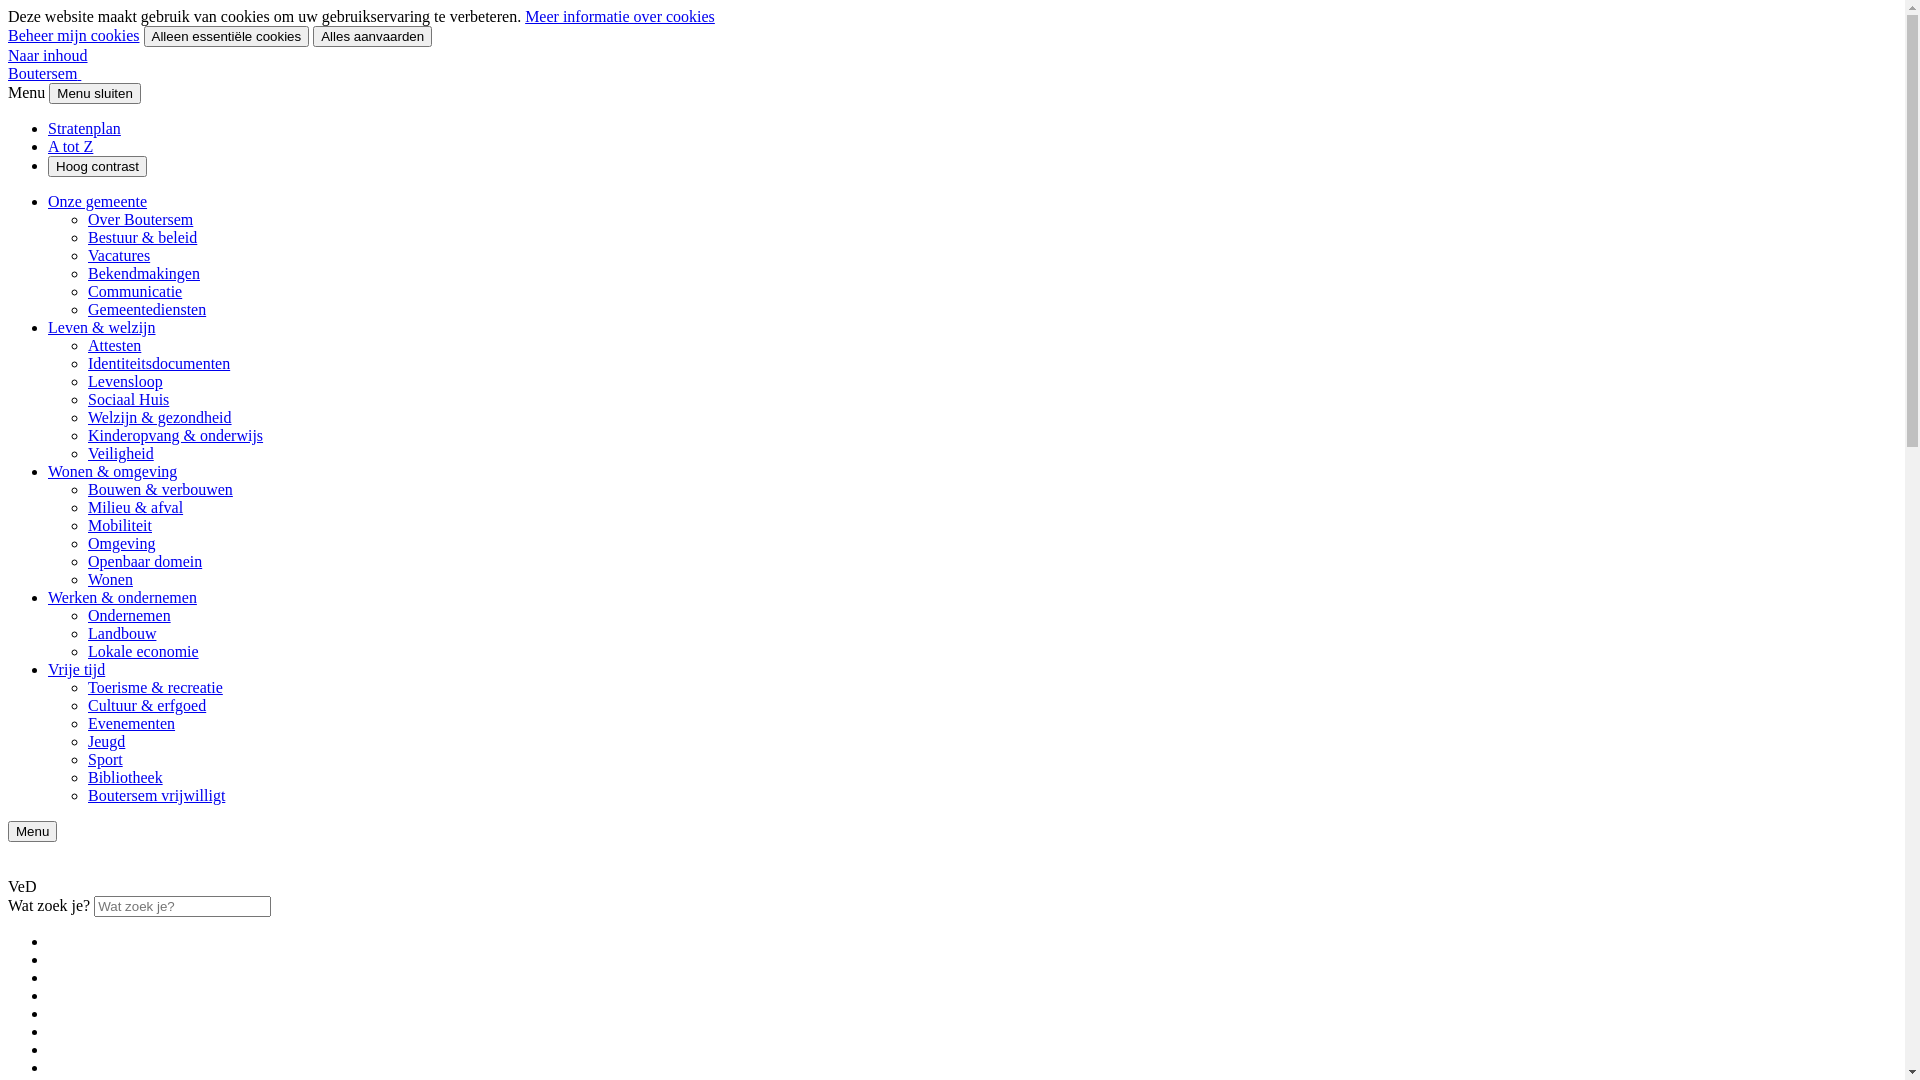 The height and width of the screenshot is (1080, 1920). Describe the element at coordinates (83, 128) in the screenshot. I see `'Stratenplan'` at that location.